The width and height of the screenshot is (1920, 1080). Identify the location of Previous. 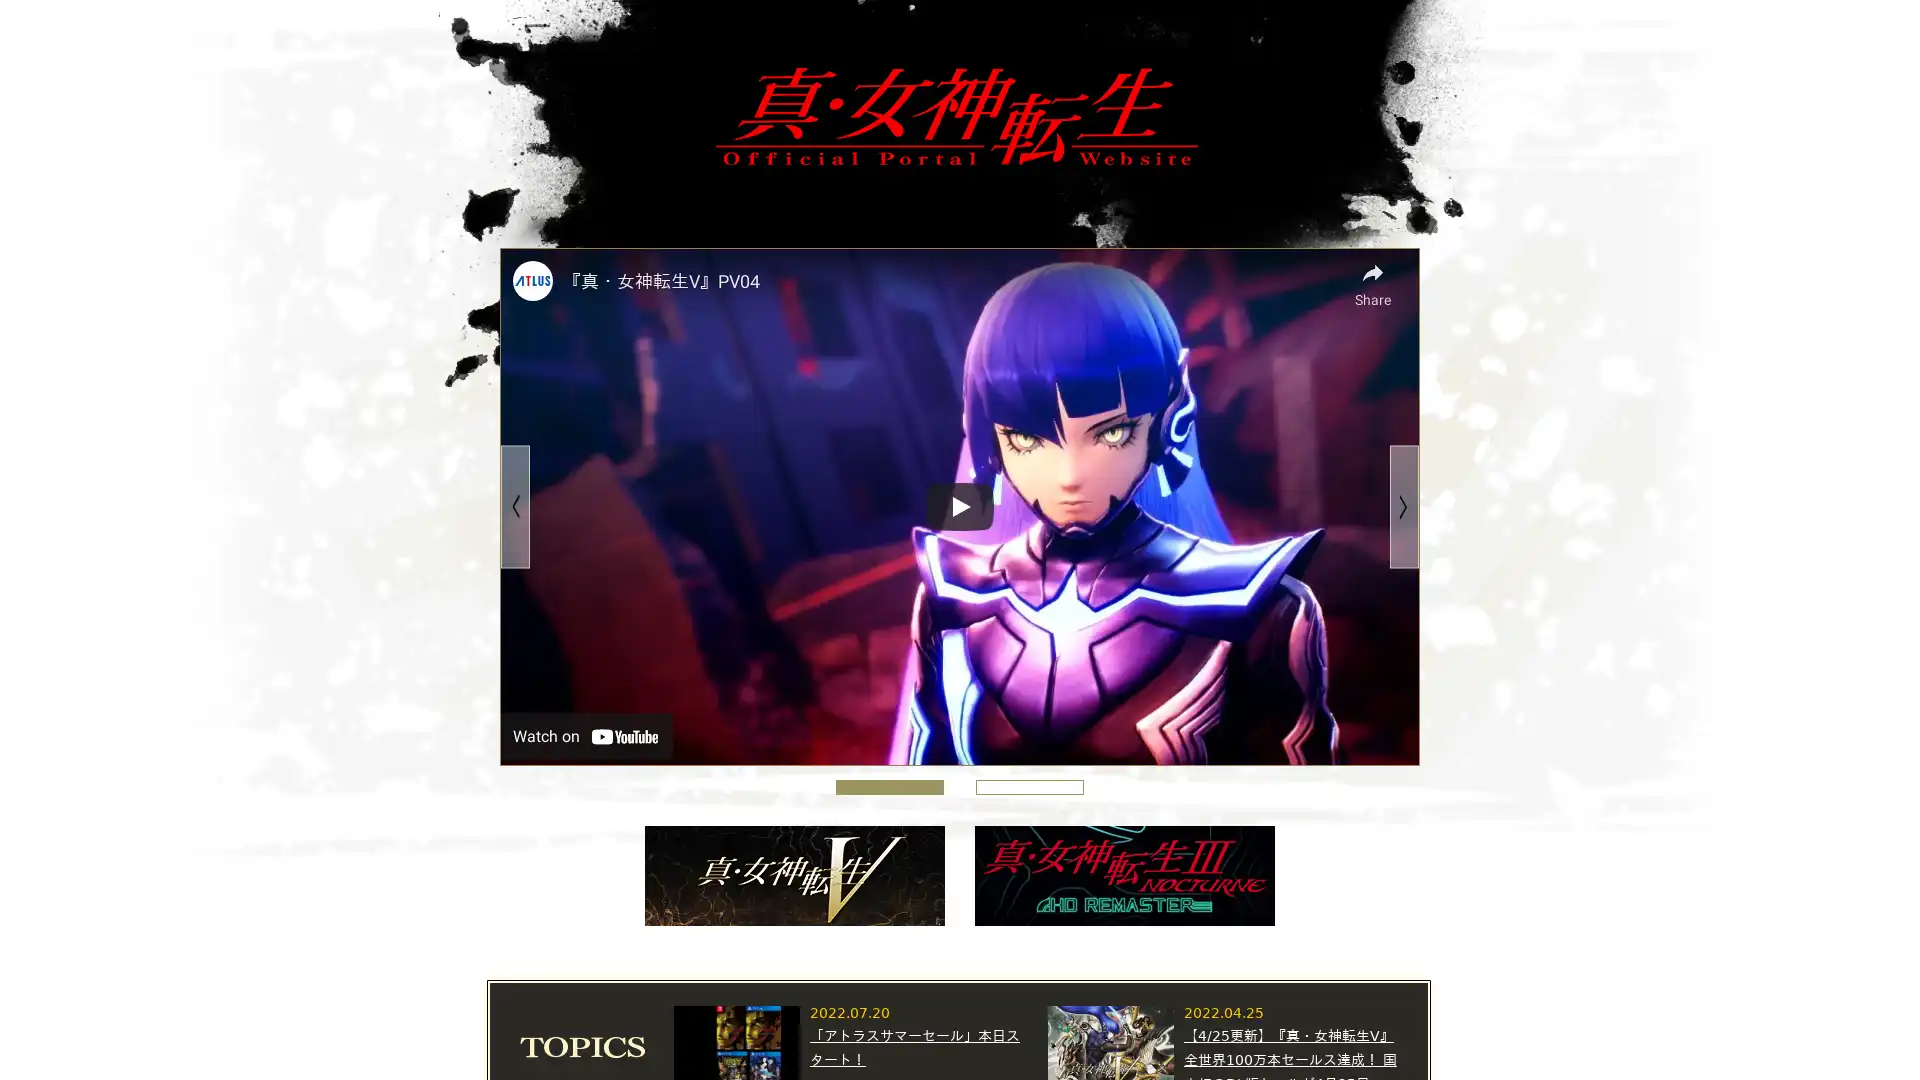
(515, 505).